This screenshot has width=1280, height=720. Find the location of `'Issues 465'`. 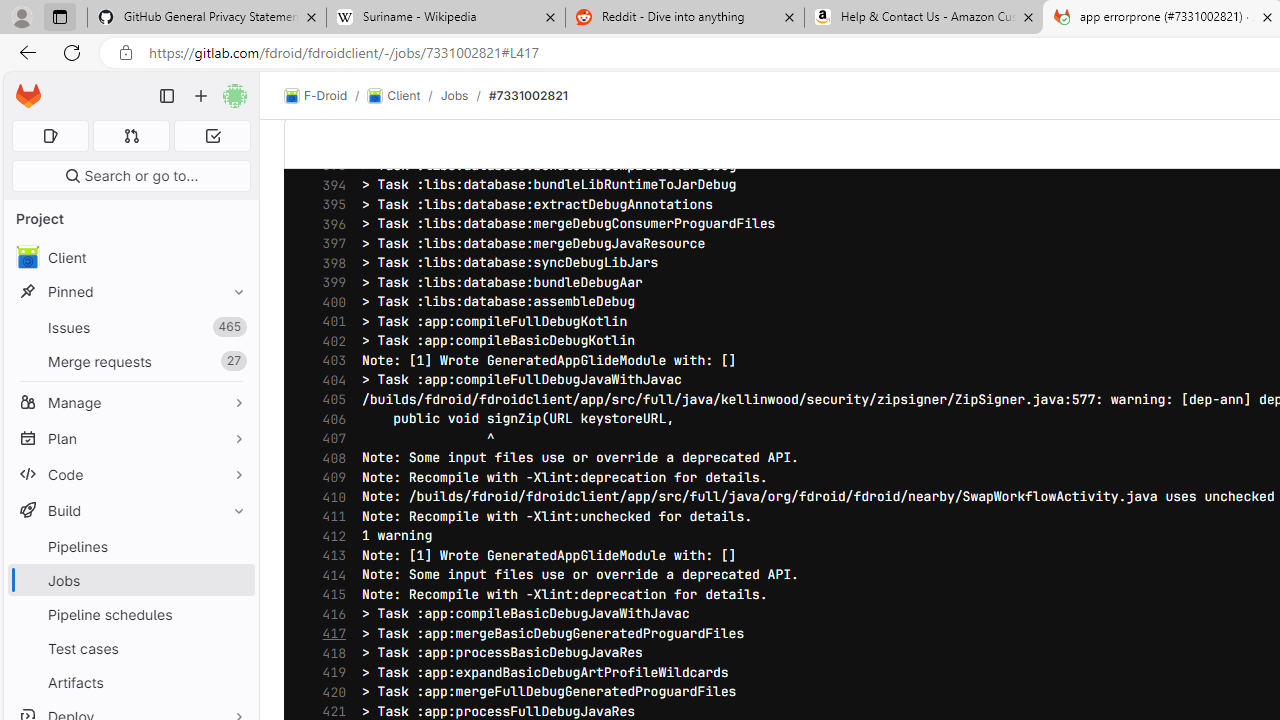

'Issues 465' is located at coordinates (130, 326).